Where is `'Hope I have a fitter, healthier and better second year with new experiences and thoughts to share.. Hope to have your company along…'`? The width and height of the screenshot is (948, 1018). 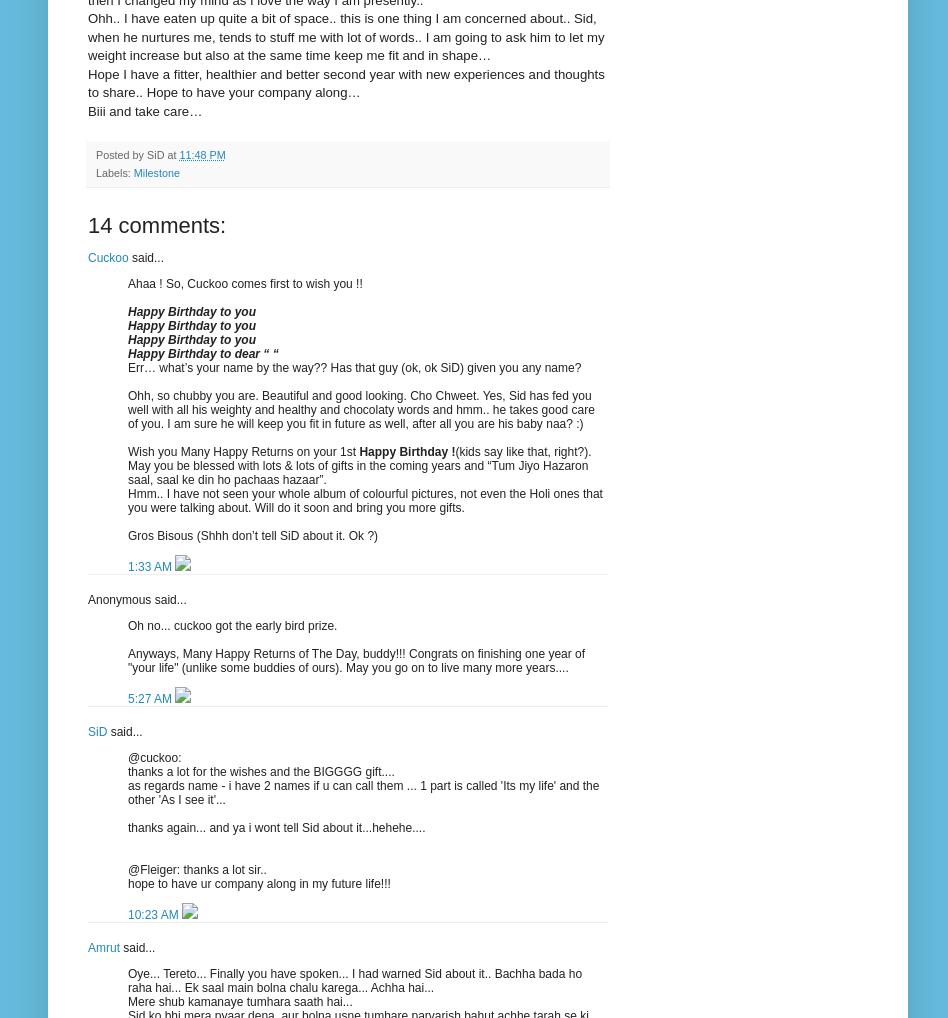
'Hope I have a fitter, healthier and better second year with new experiences and thoughts to share.. Hope to have your company along…' is located at coordinates (346, 82).